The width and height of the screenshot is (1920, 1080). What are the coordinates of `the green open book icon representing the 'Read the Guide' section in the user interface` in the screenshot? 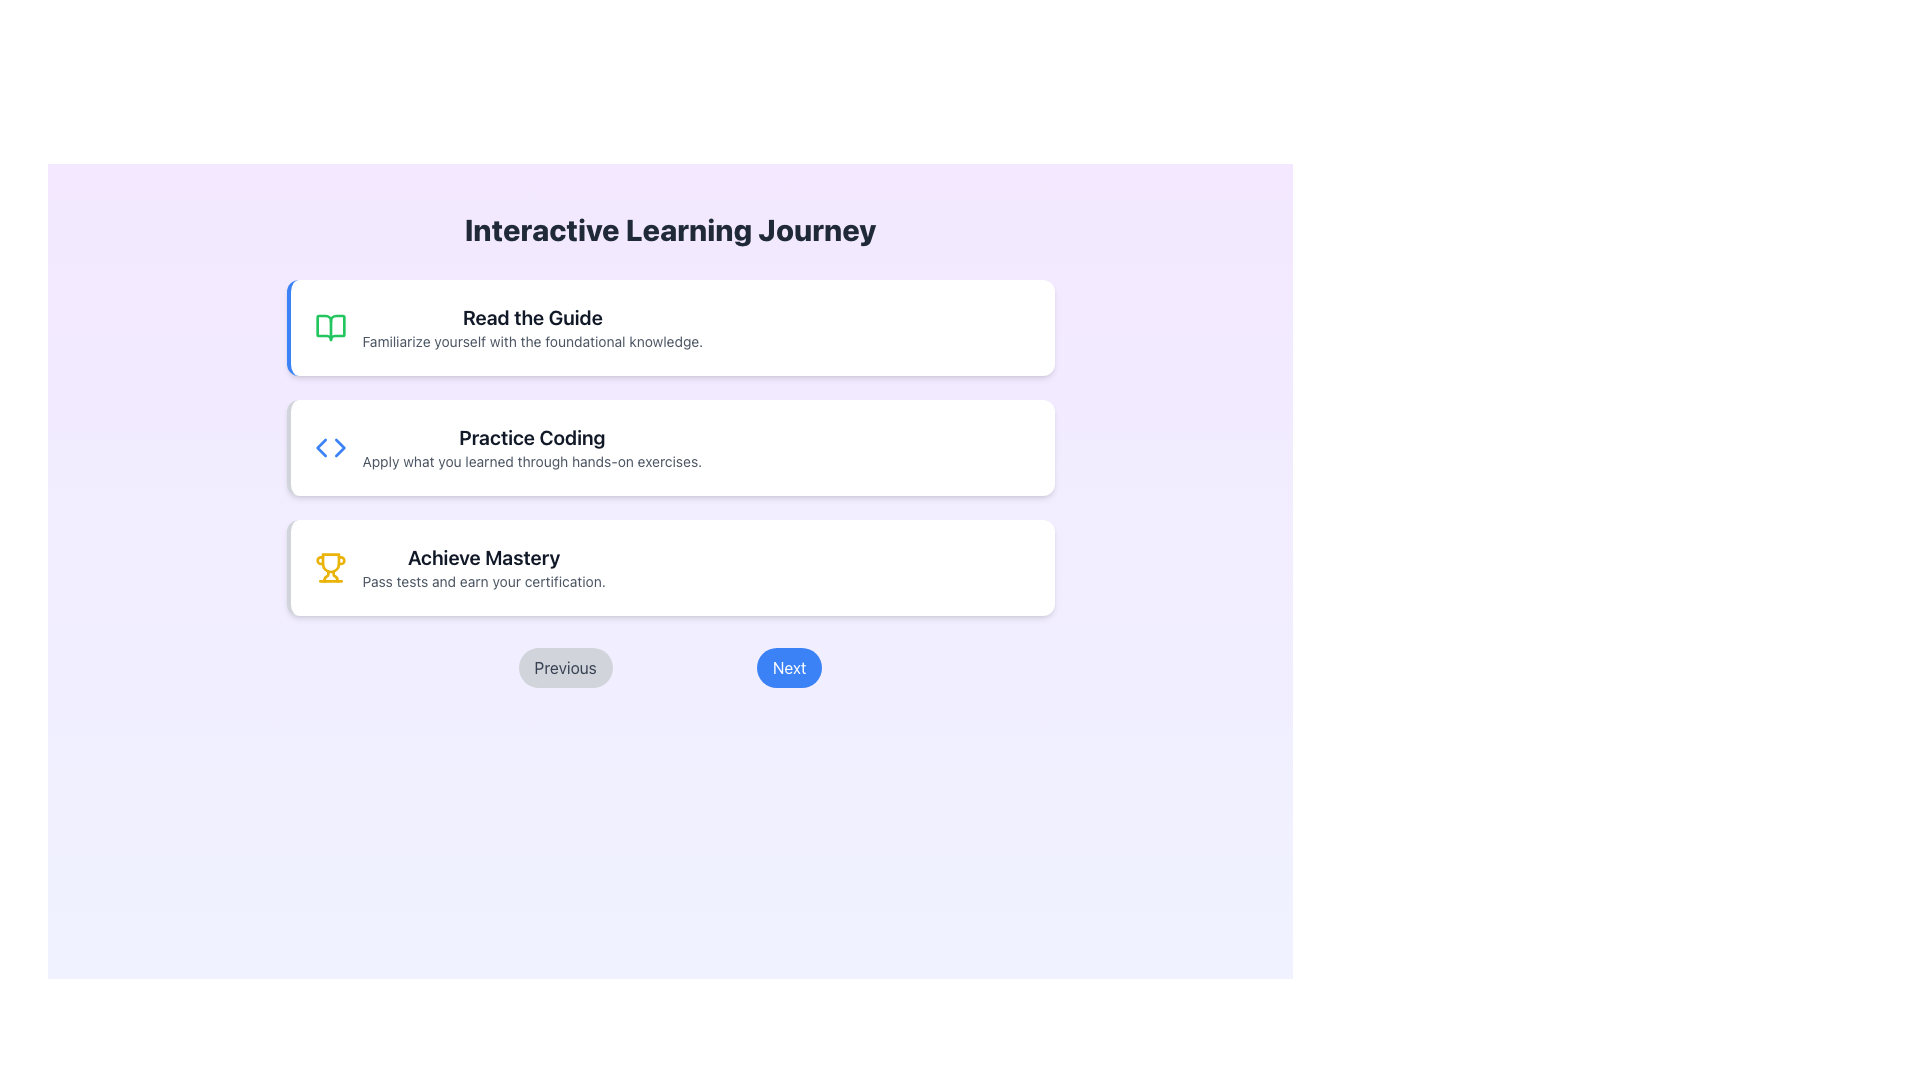 It's located at (330, 326).